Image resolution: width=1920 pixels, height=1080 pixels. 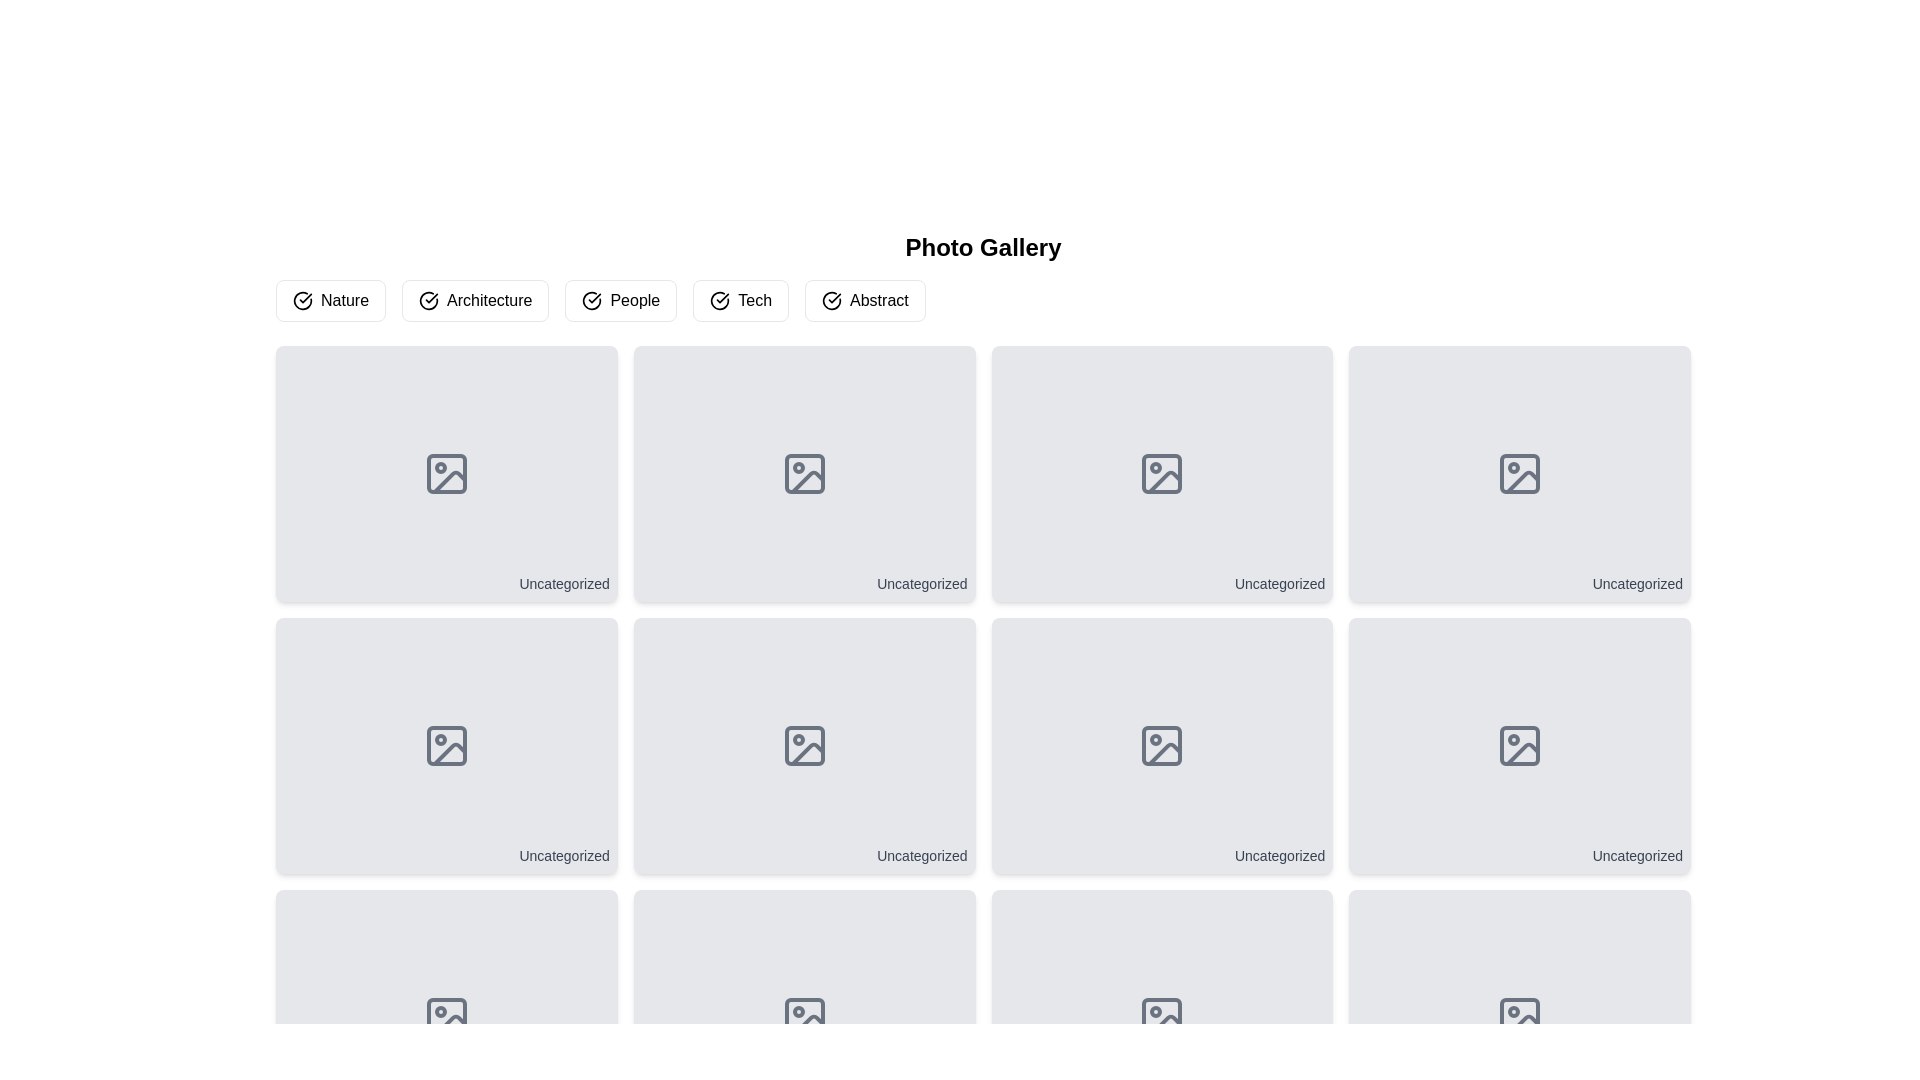 What do you see at coordinates (445, 1018) in the screenshot?
I see `the icon resembling a picture frame located at the lower-right corner of the grid layout, which is centered within its cell and above the text label 'Uncategorized.'` at bounding box center [445, 1018].